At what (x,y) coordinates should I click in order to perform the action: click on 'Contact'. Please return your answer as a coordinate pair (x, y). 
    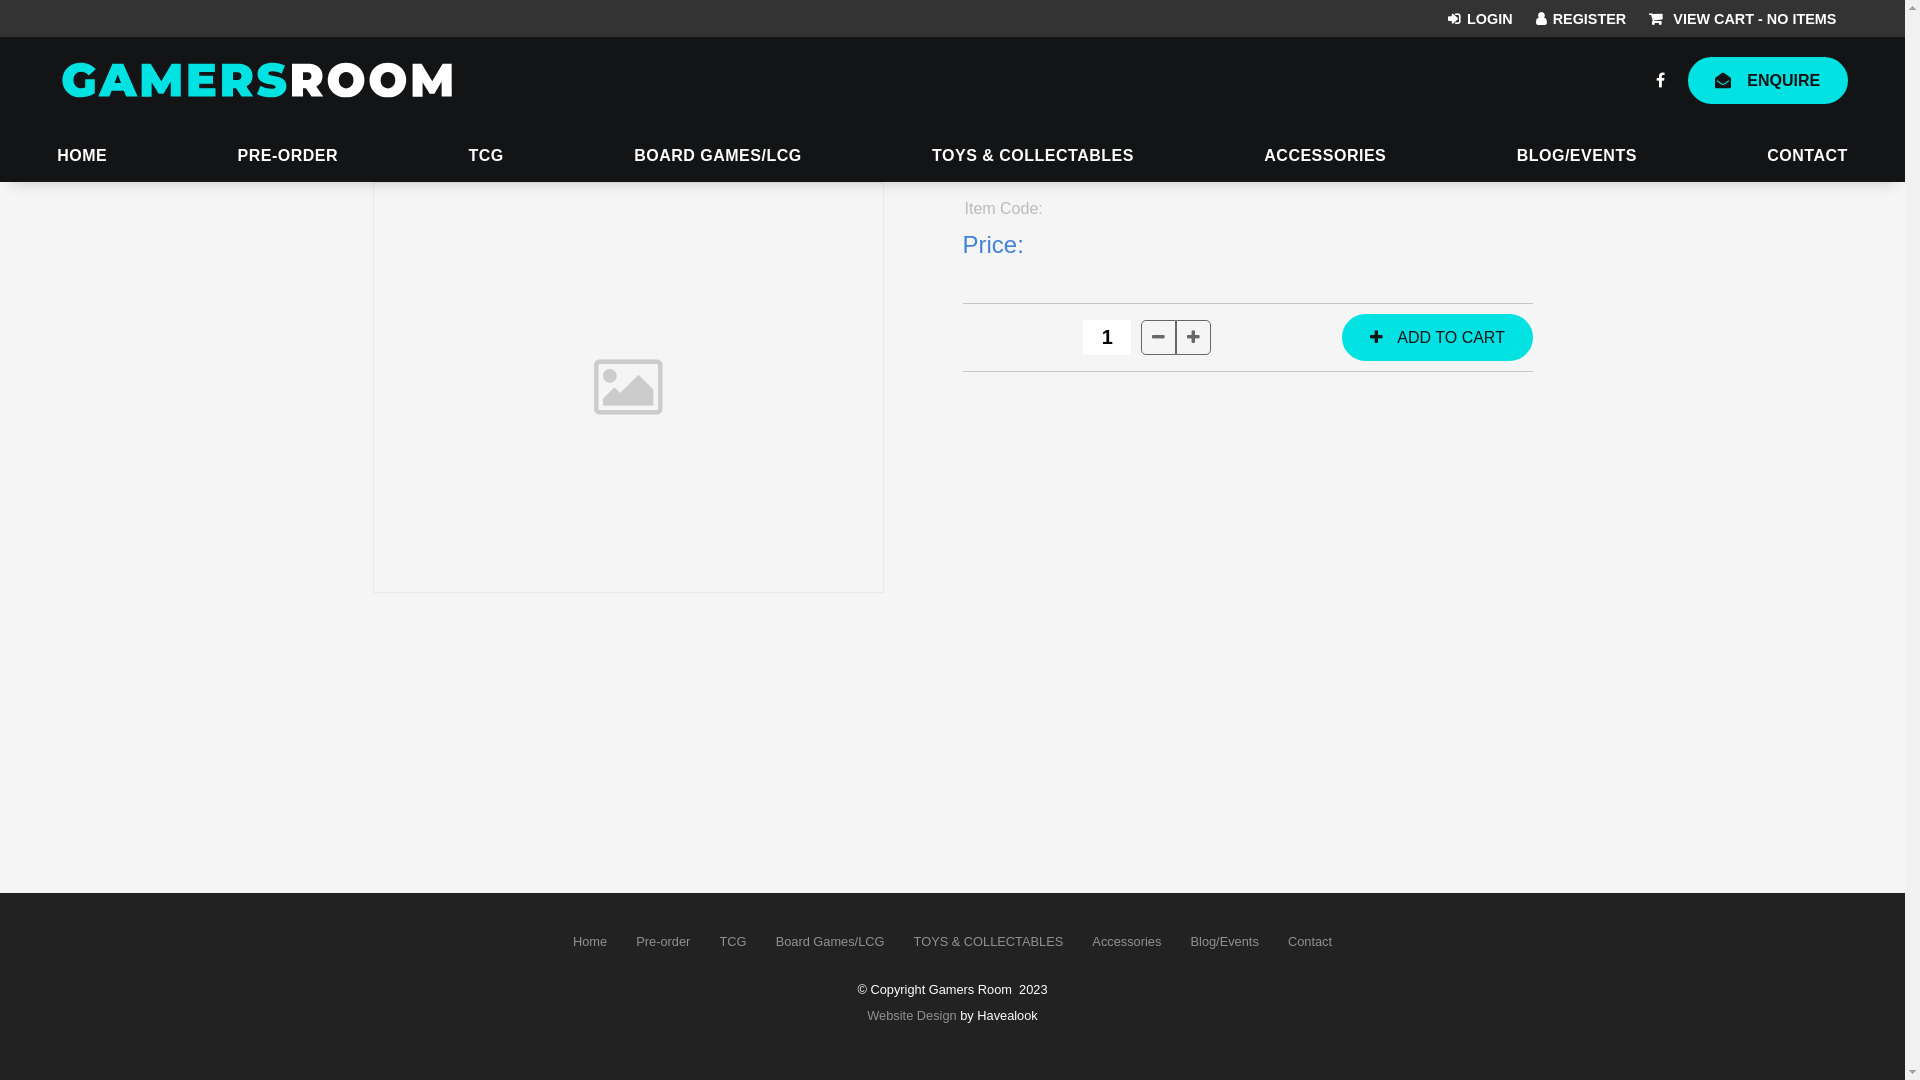
    Looking at the image, I should click on (1310, 941).